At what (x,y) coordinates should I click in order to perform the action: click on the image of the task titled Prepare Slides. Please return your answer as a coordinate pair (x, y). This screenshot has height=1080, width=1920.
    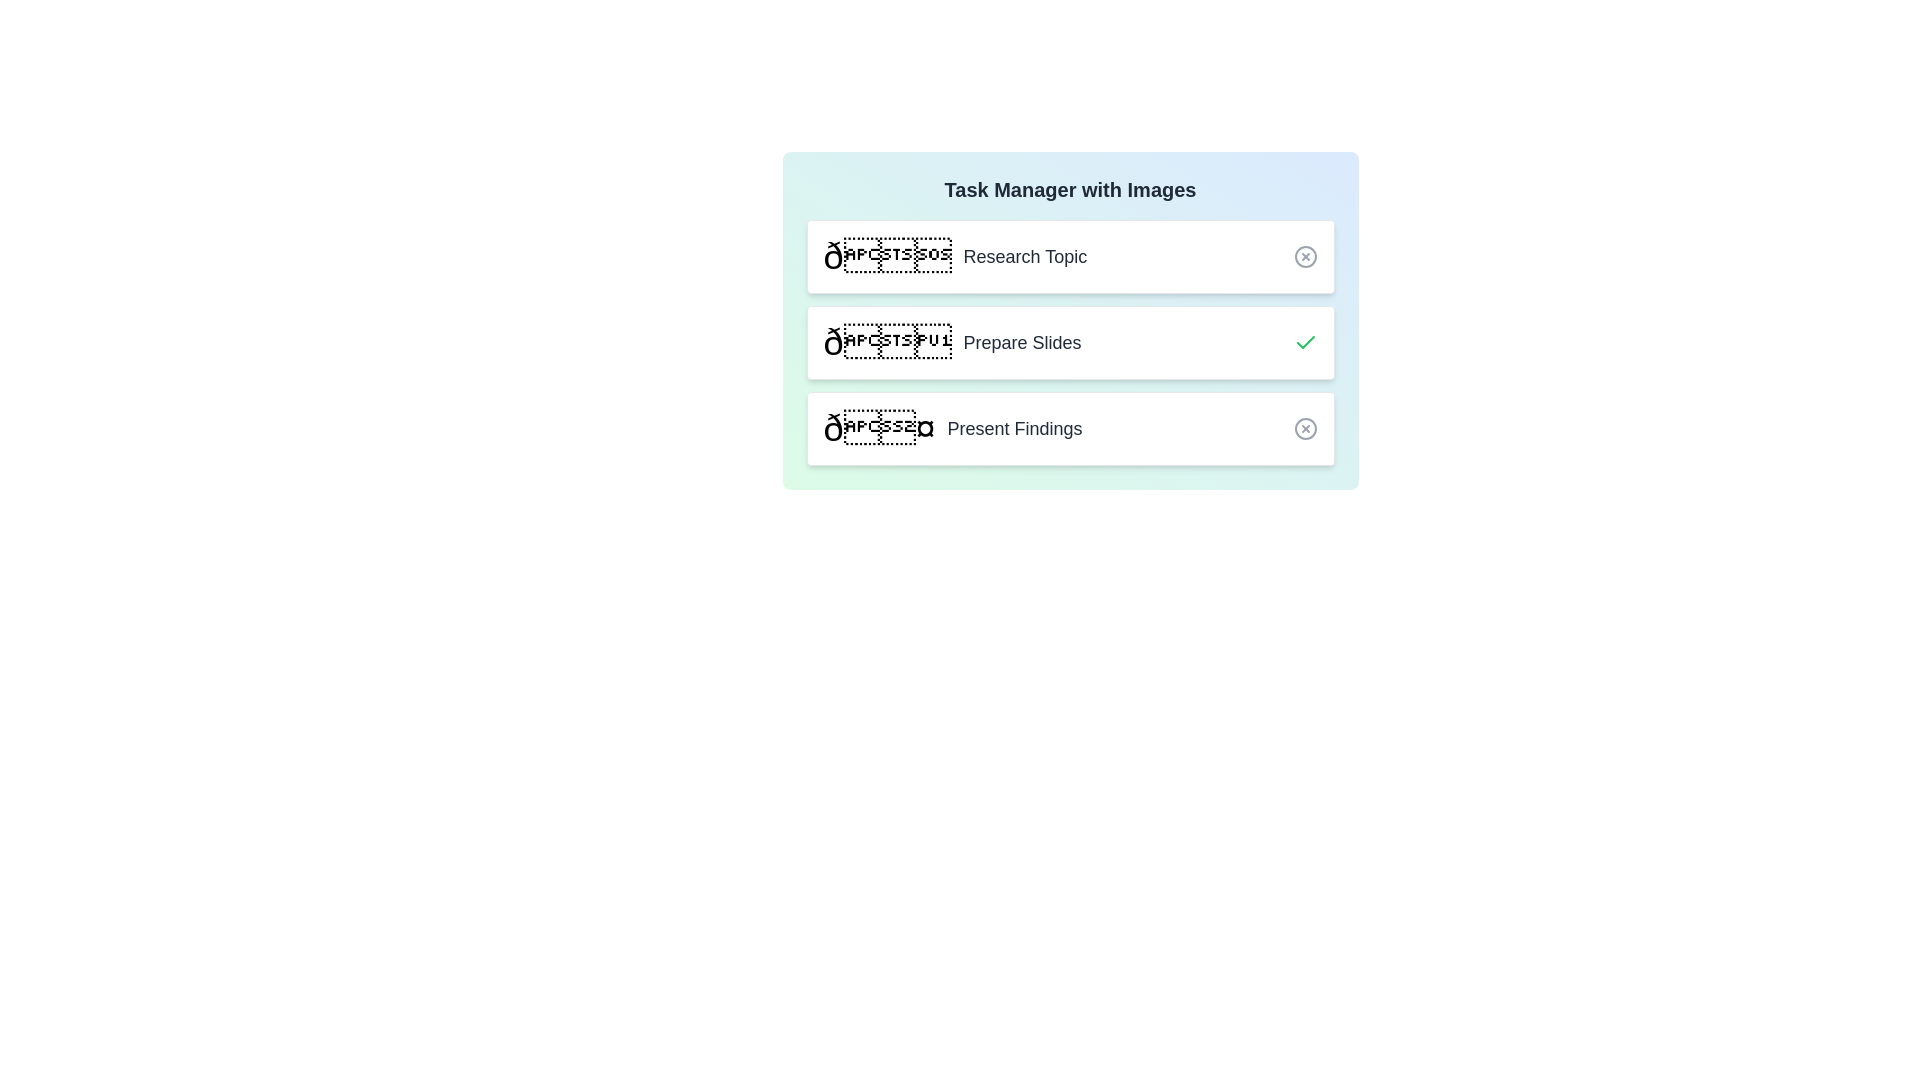
    Looking at the image, I should click on (886, 342).